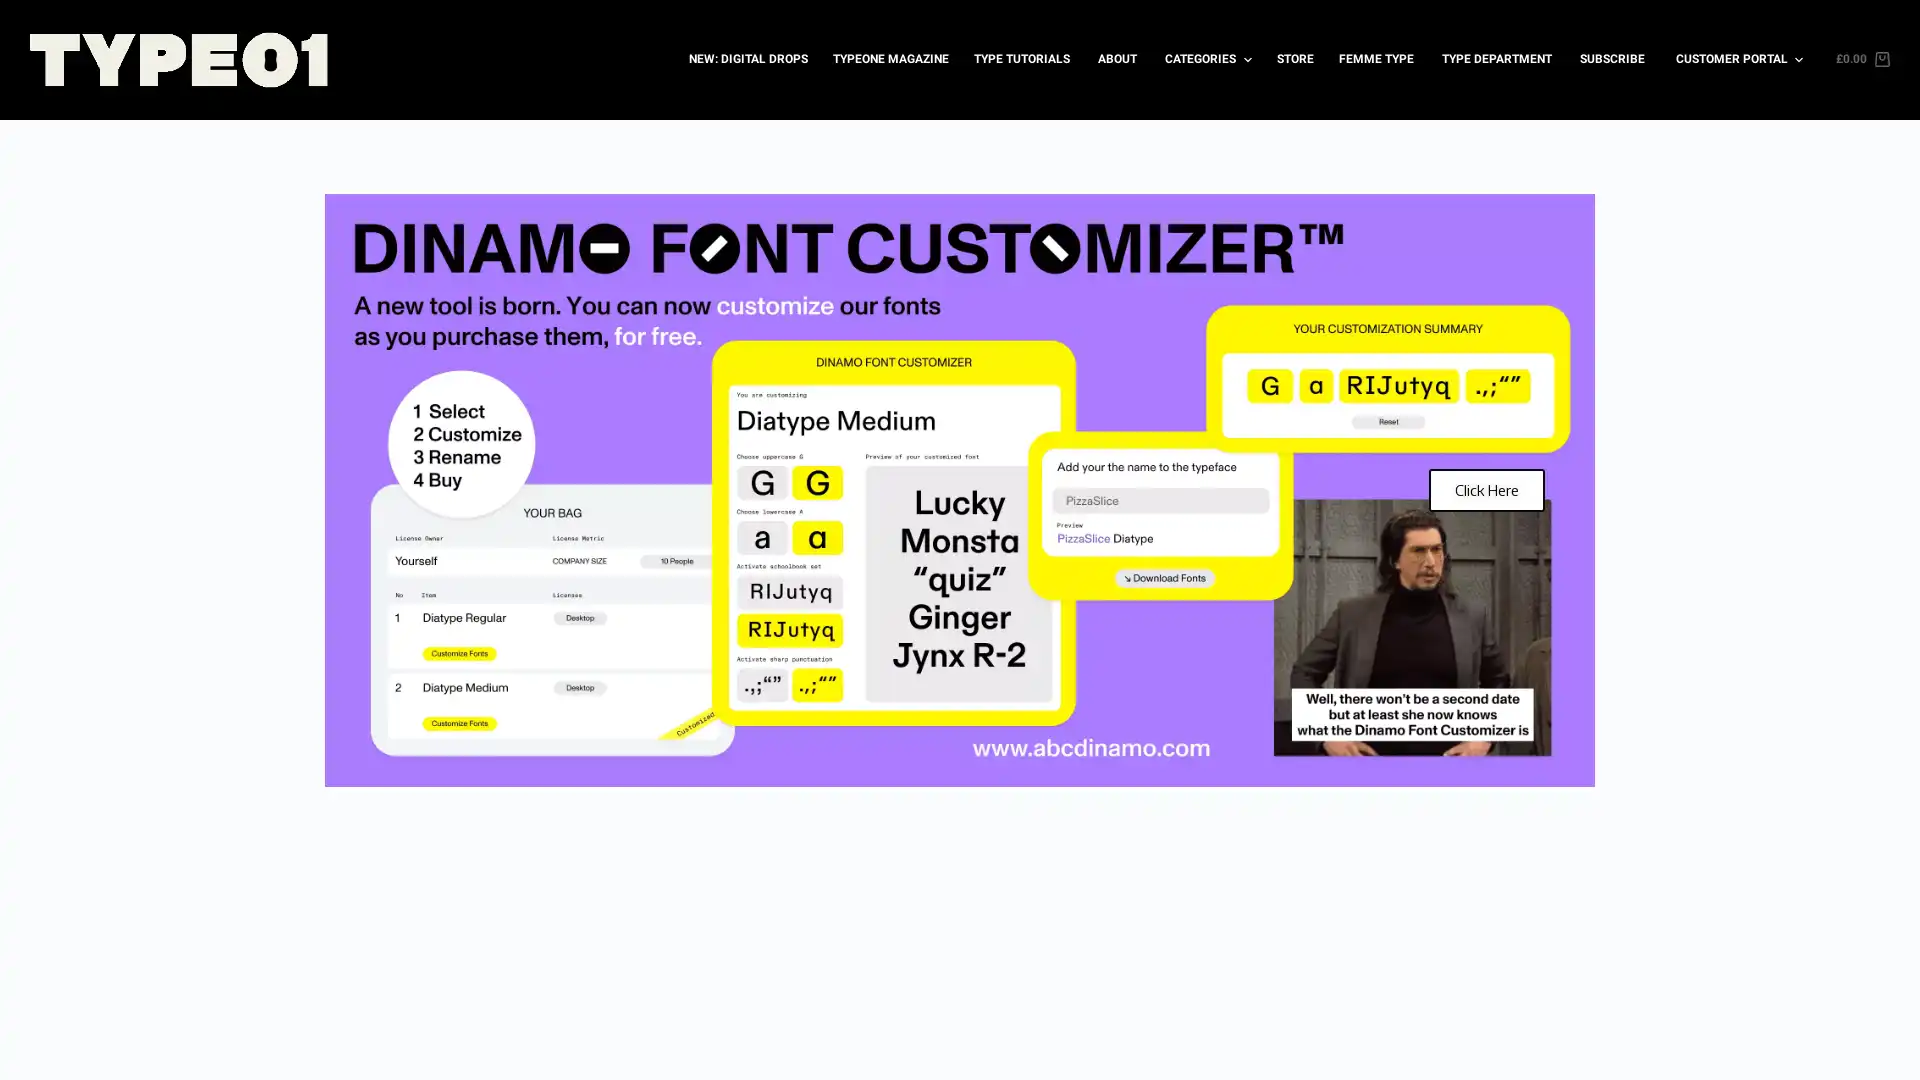 The width and height of the screenshot is (1920, 1080). I want to click on Accept, so click(95, 1007).